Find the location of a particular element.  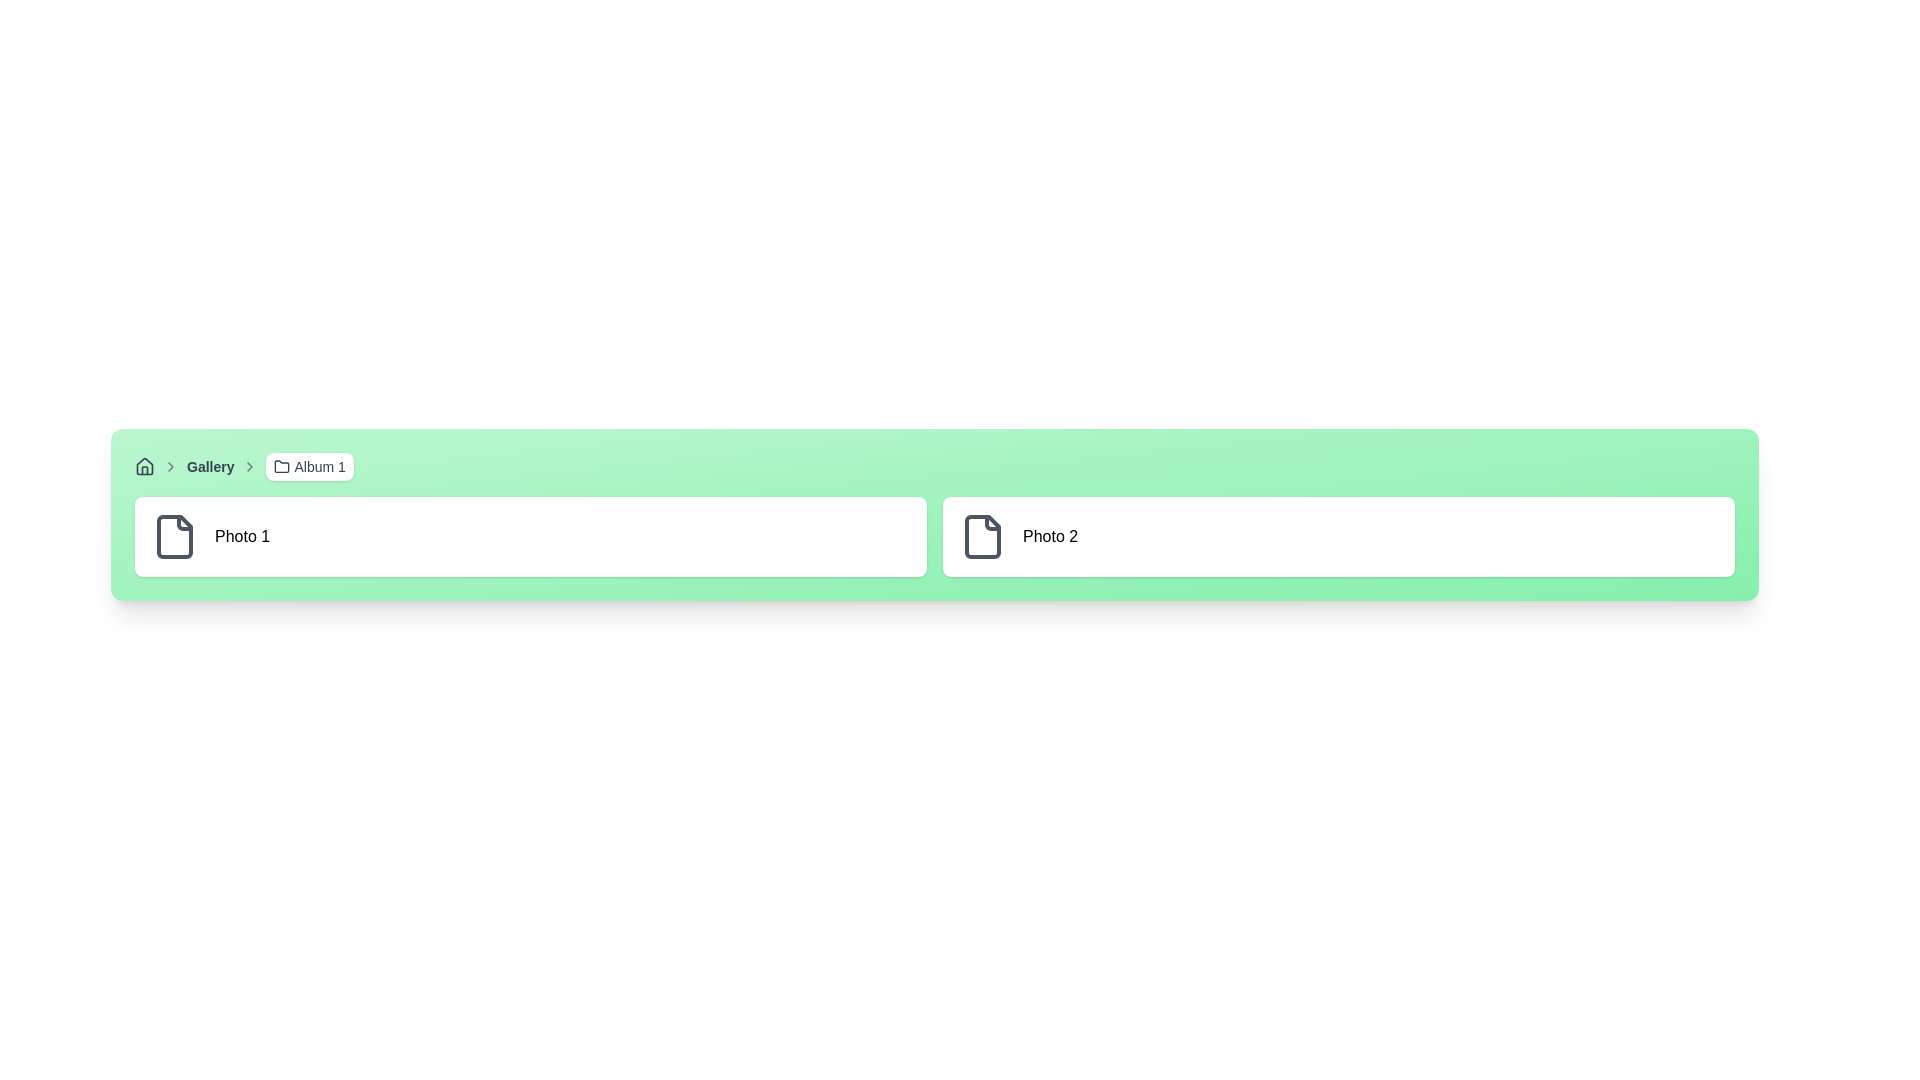

the icon representing 'Photo 1' is located at coordinates (174, 535).